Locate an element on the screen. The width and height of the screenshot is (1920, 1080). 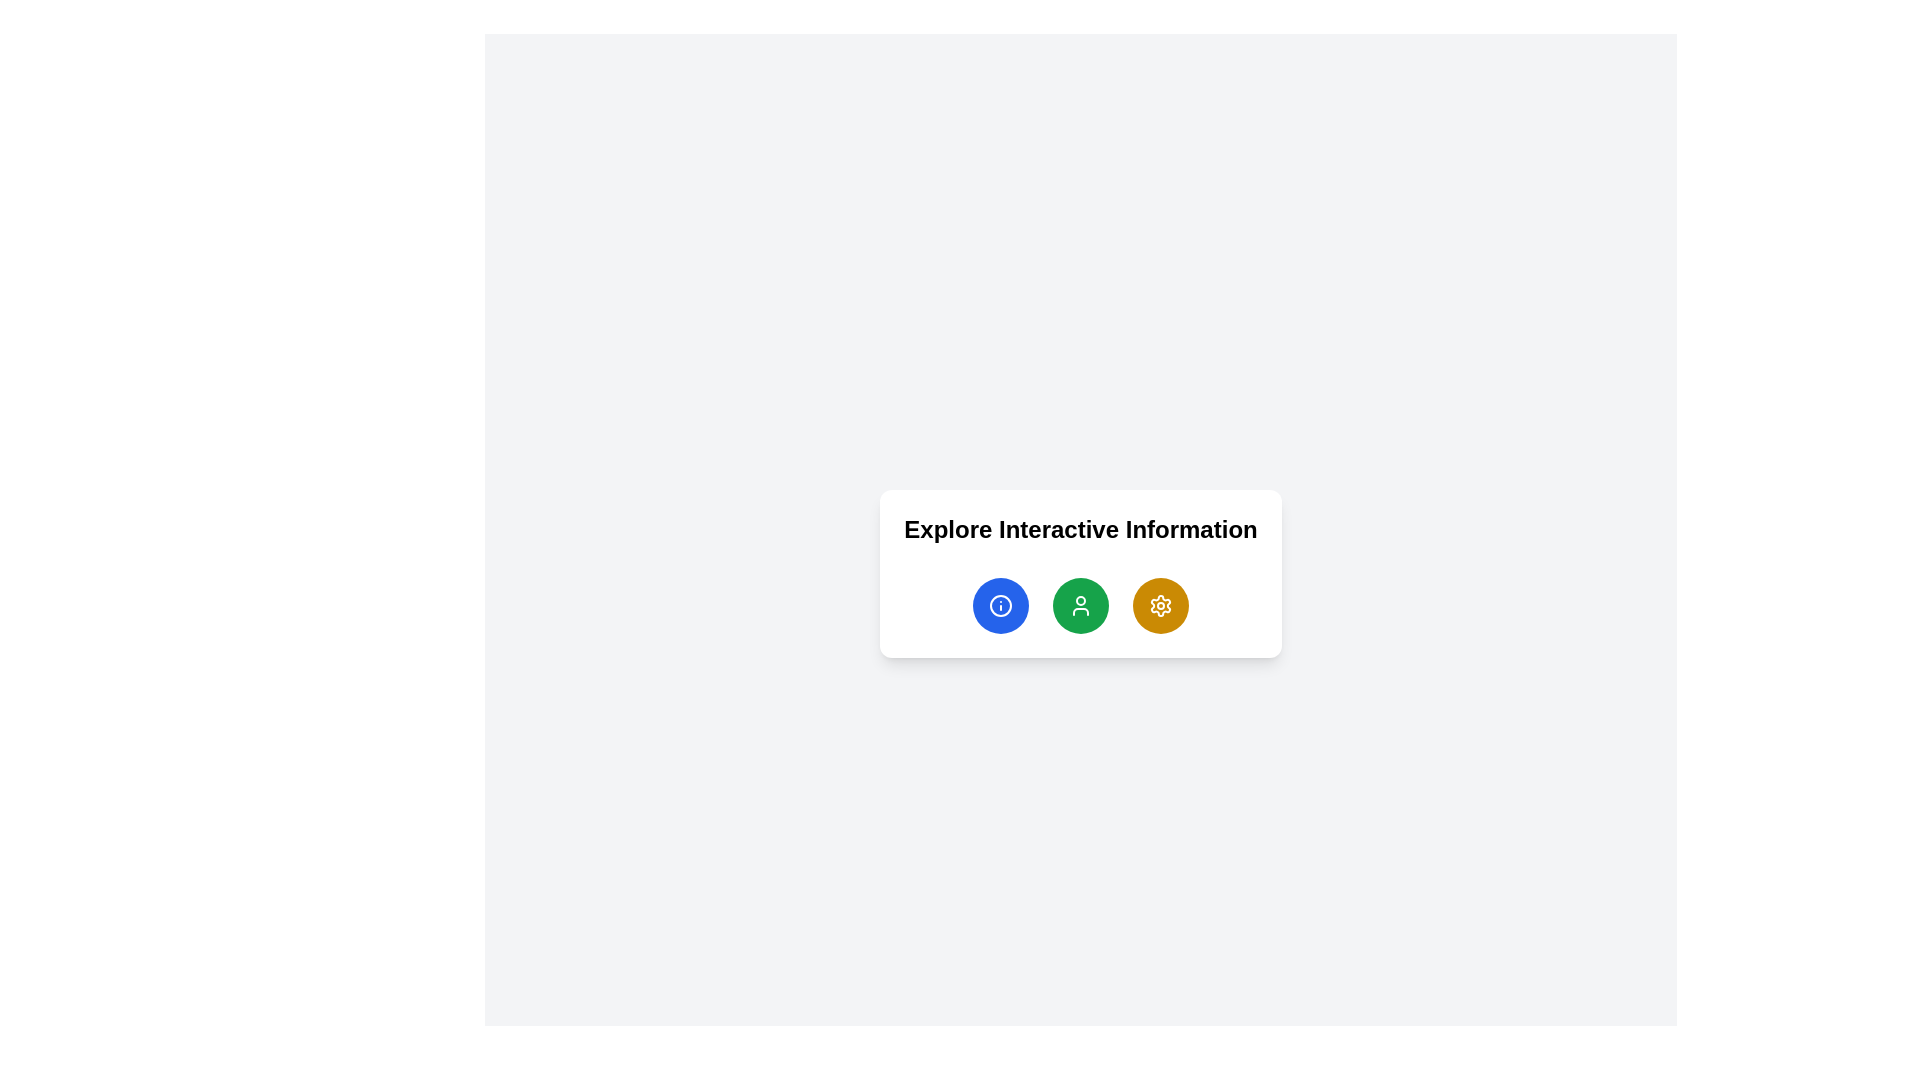
the circular green button with a person icon, which is the second button in a row of three buttons below the text 'Explore Interactive Information' is located at coordinates (1079, 604).